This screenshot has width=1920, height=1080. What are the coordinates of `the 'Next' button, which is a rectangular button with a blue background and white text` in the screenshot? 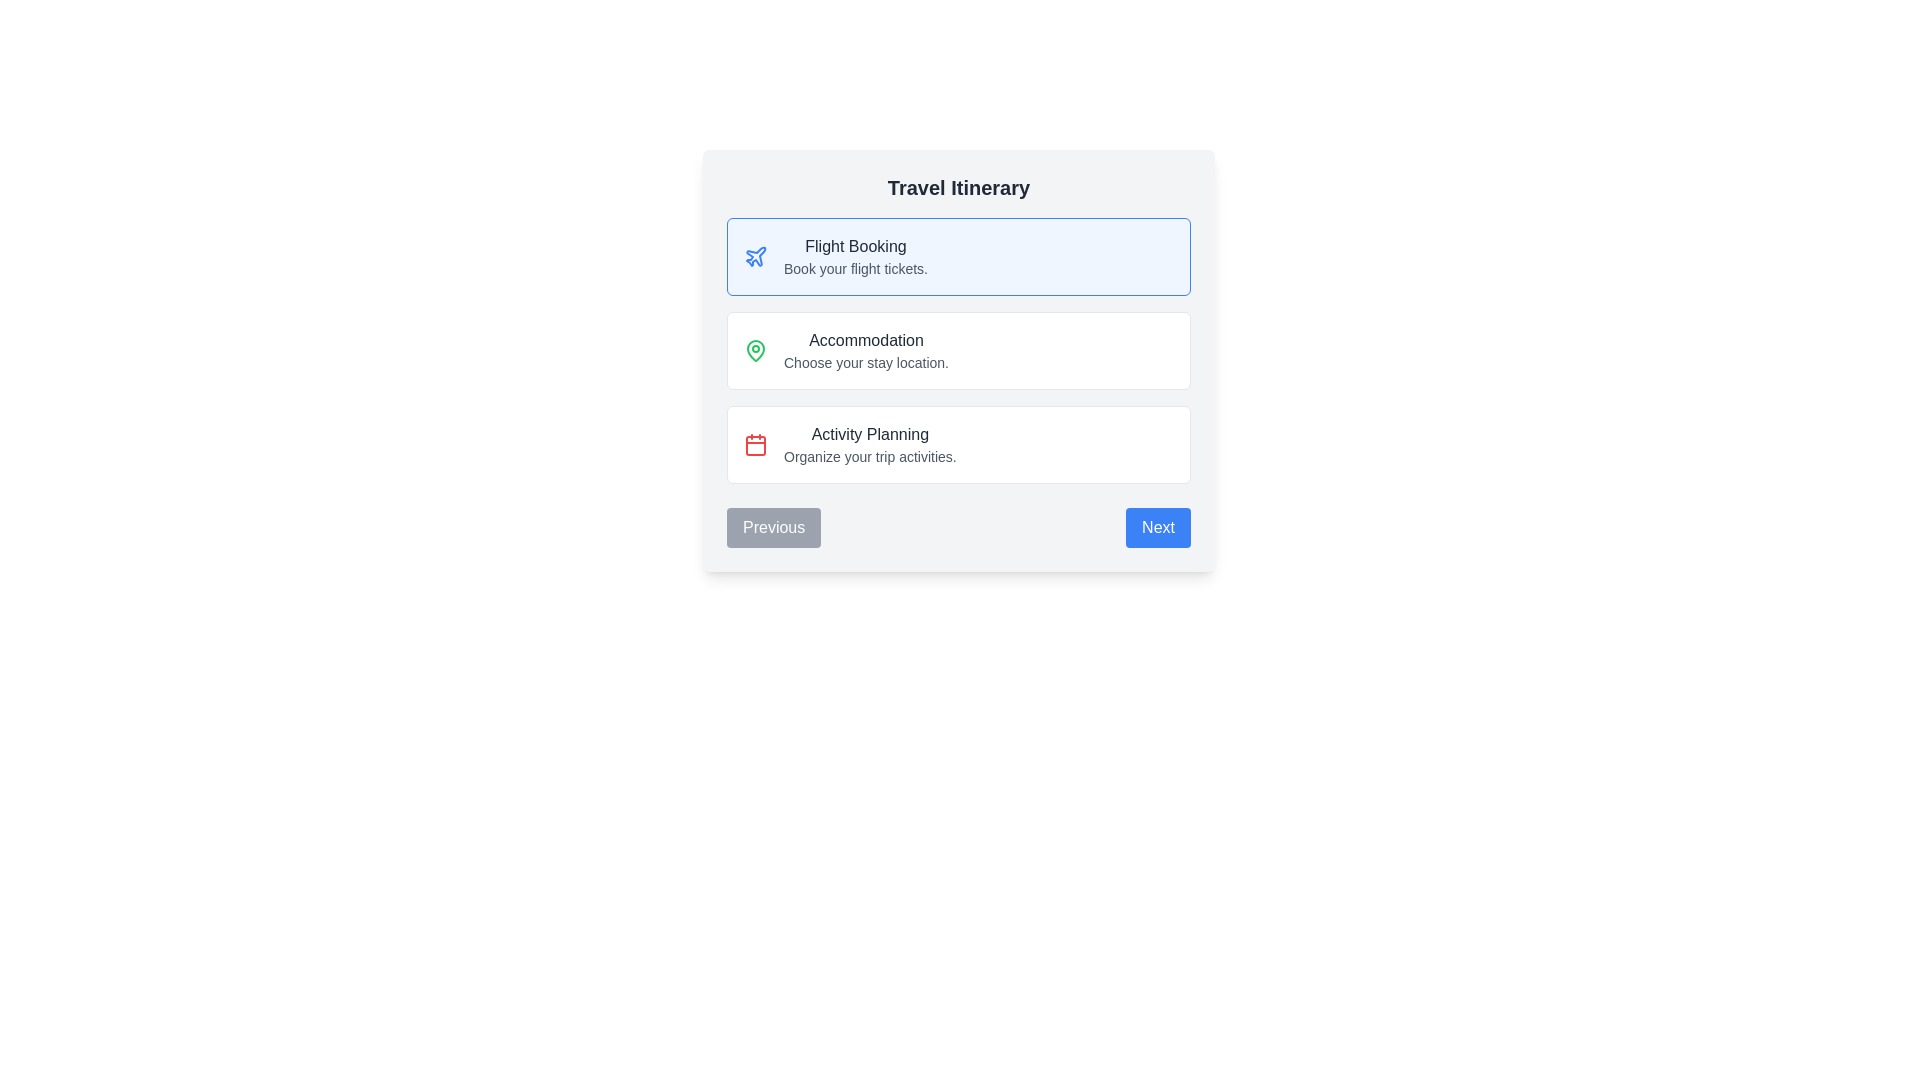 It's located at (1158, 527).